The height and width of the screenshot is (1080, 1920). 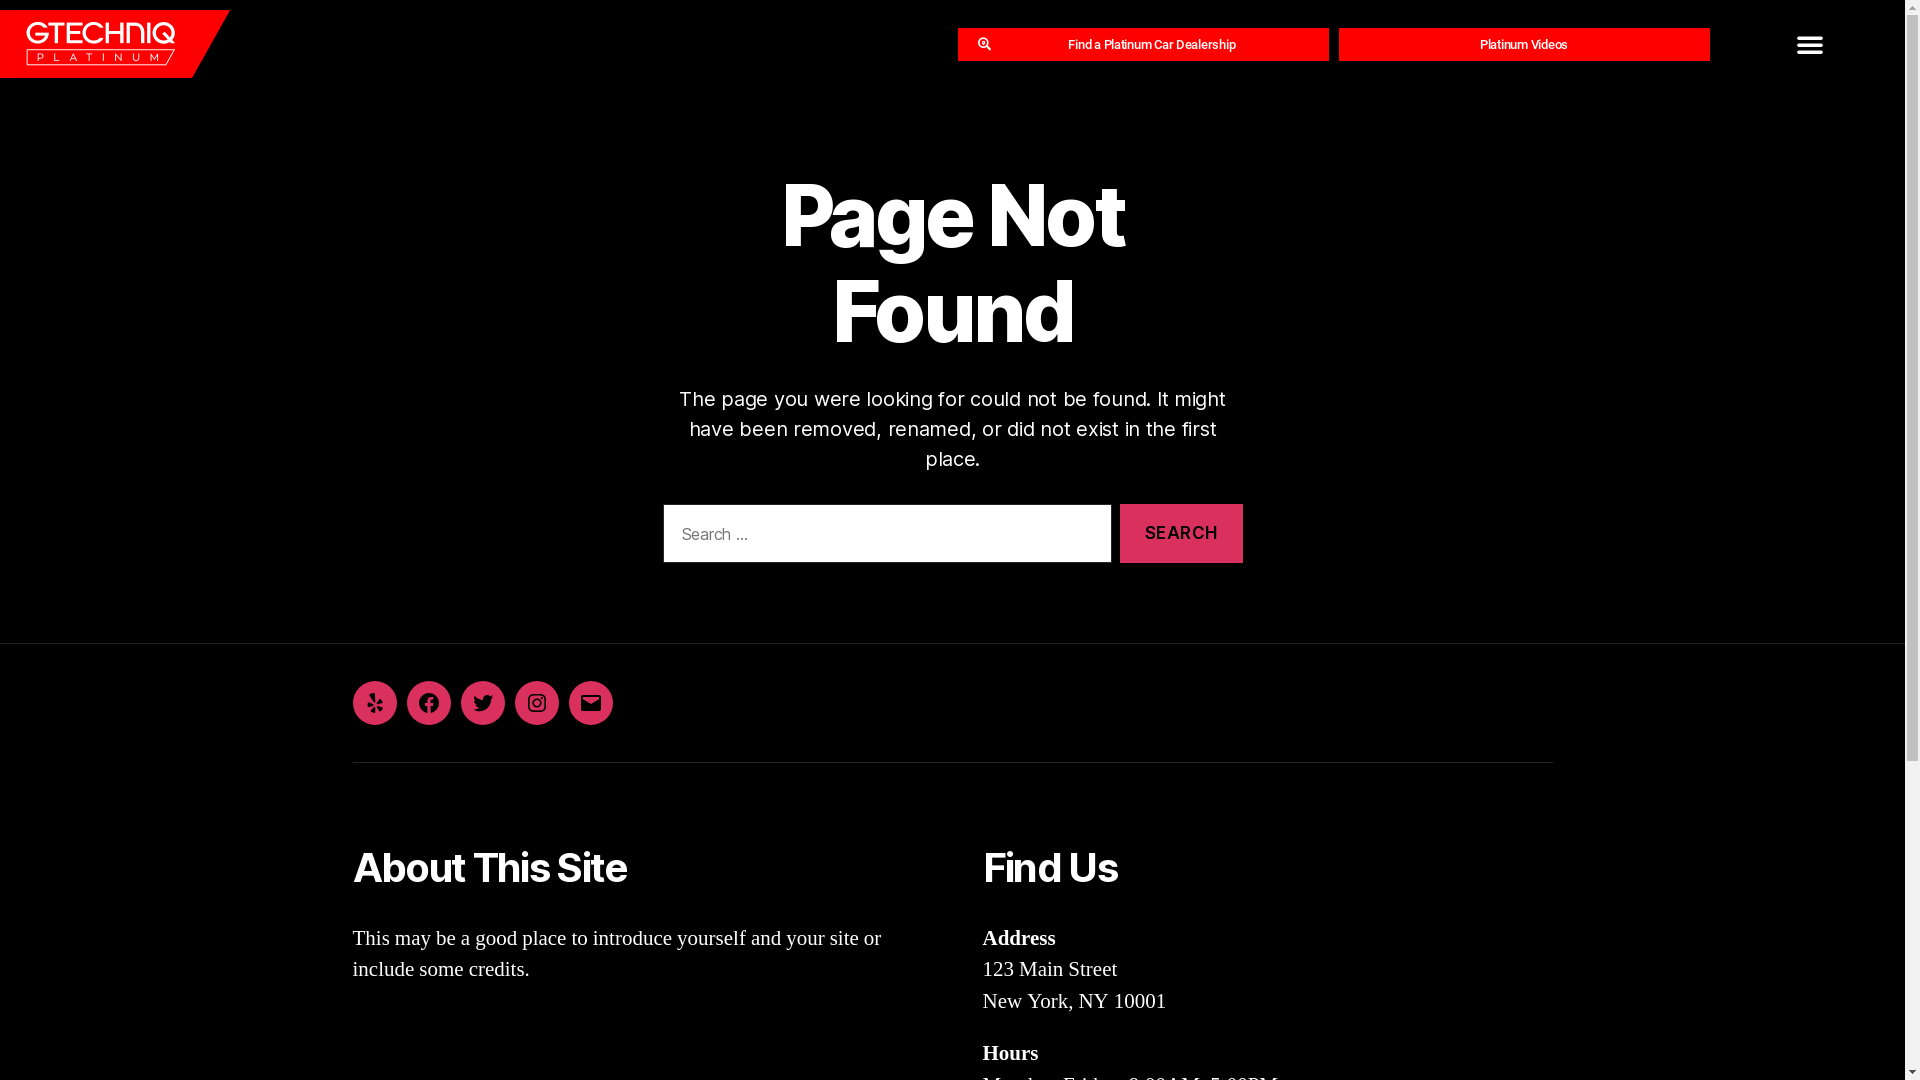 I want to click on 'Find a Platinum Car Dealership', so click(x=1143, y=44).